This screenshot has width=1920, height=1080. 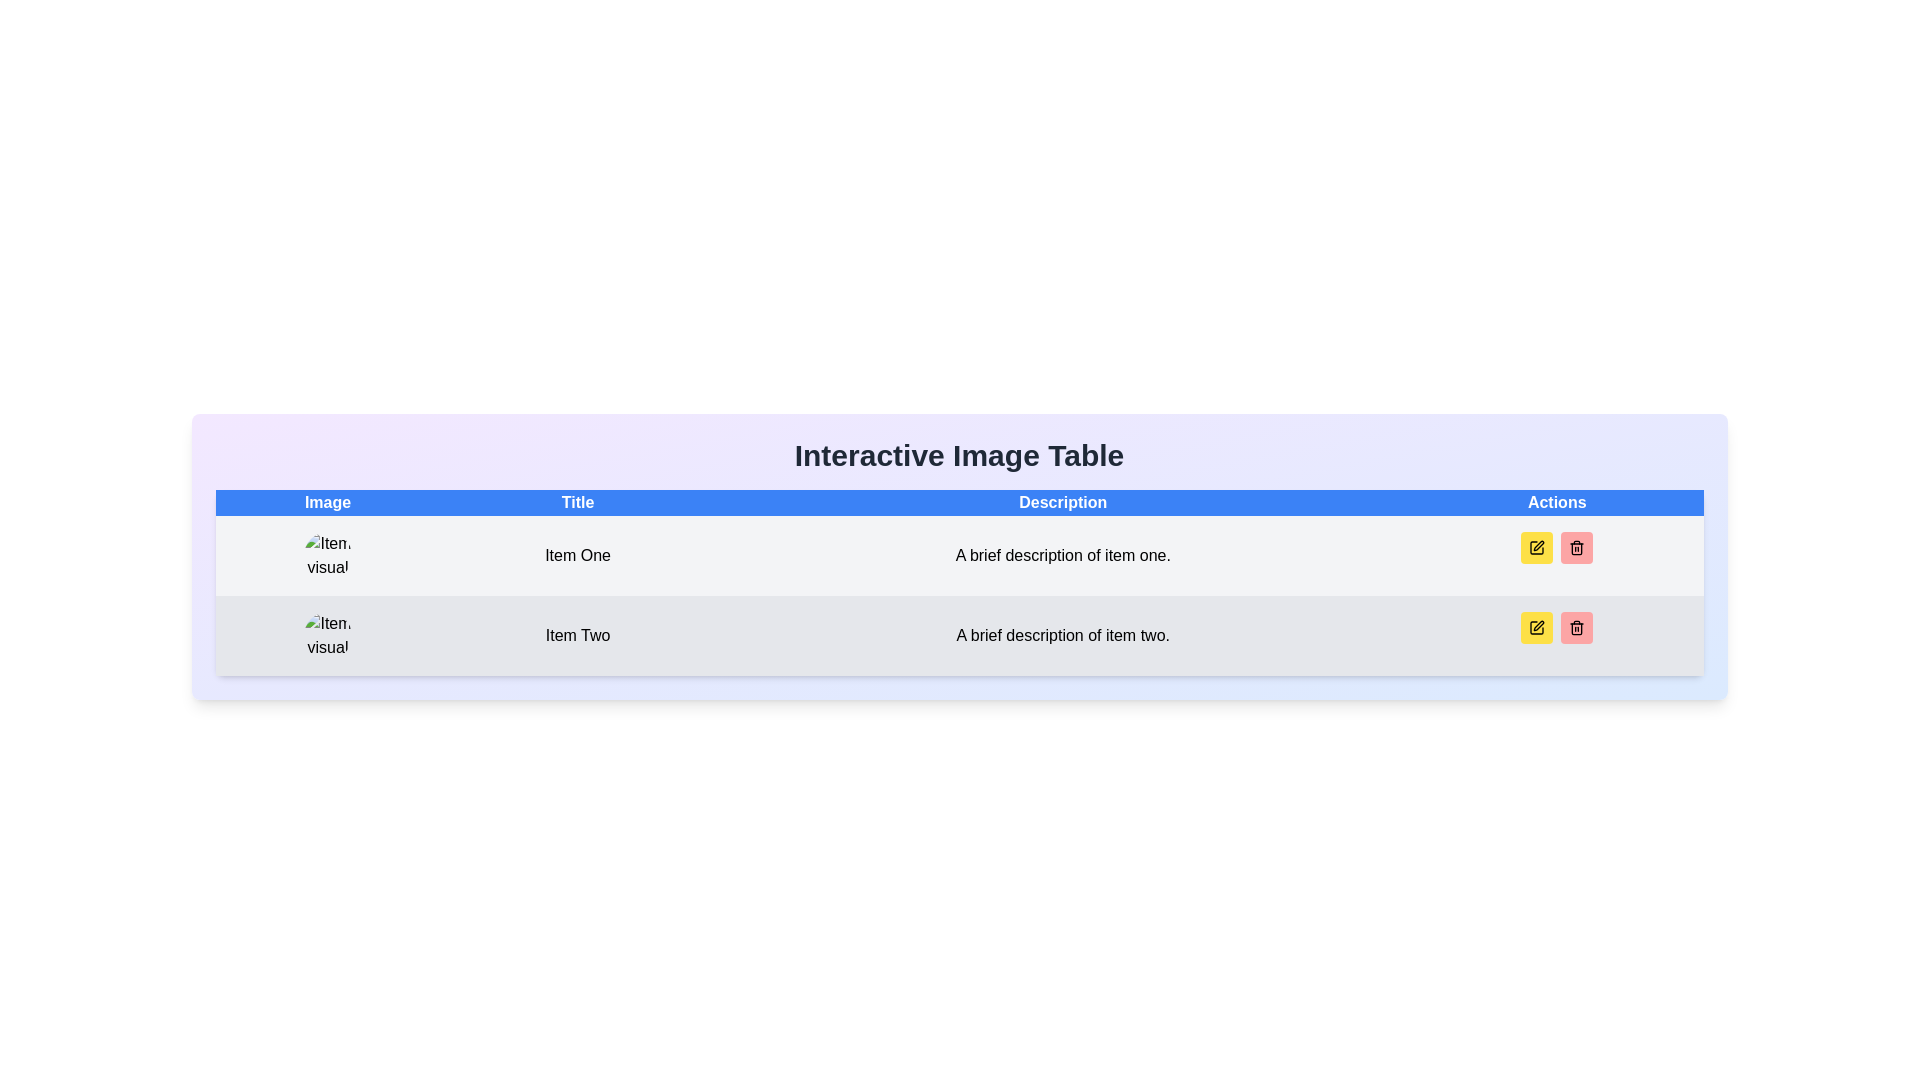 I want to click on the red trash can icon button located in the 'Actions' column of the table, positioned to the right of the yellow 'edit' button in the second row, to observe the hover effect, so click(x=1576, y=627).